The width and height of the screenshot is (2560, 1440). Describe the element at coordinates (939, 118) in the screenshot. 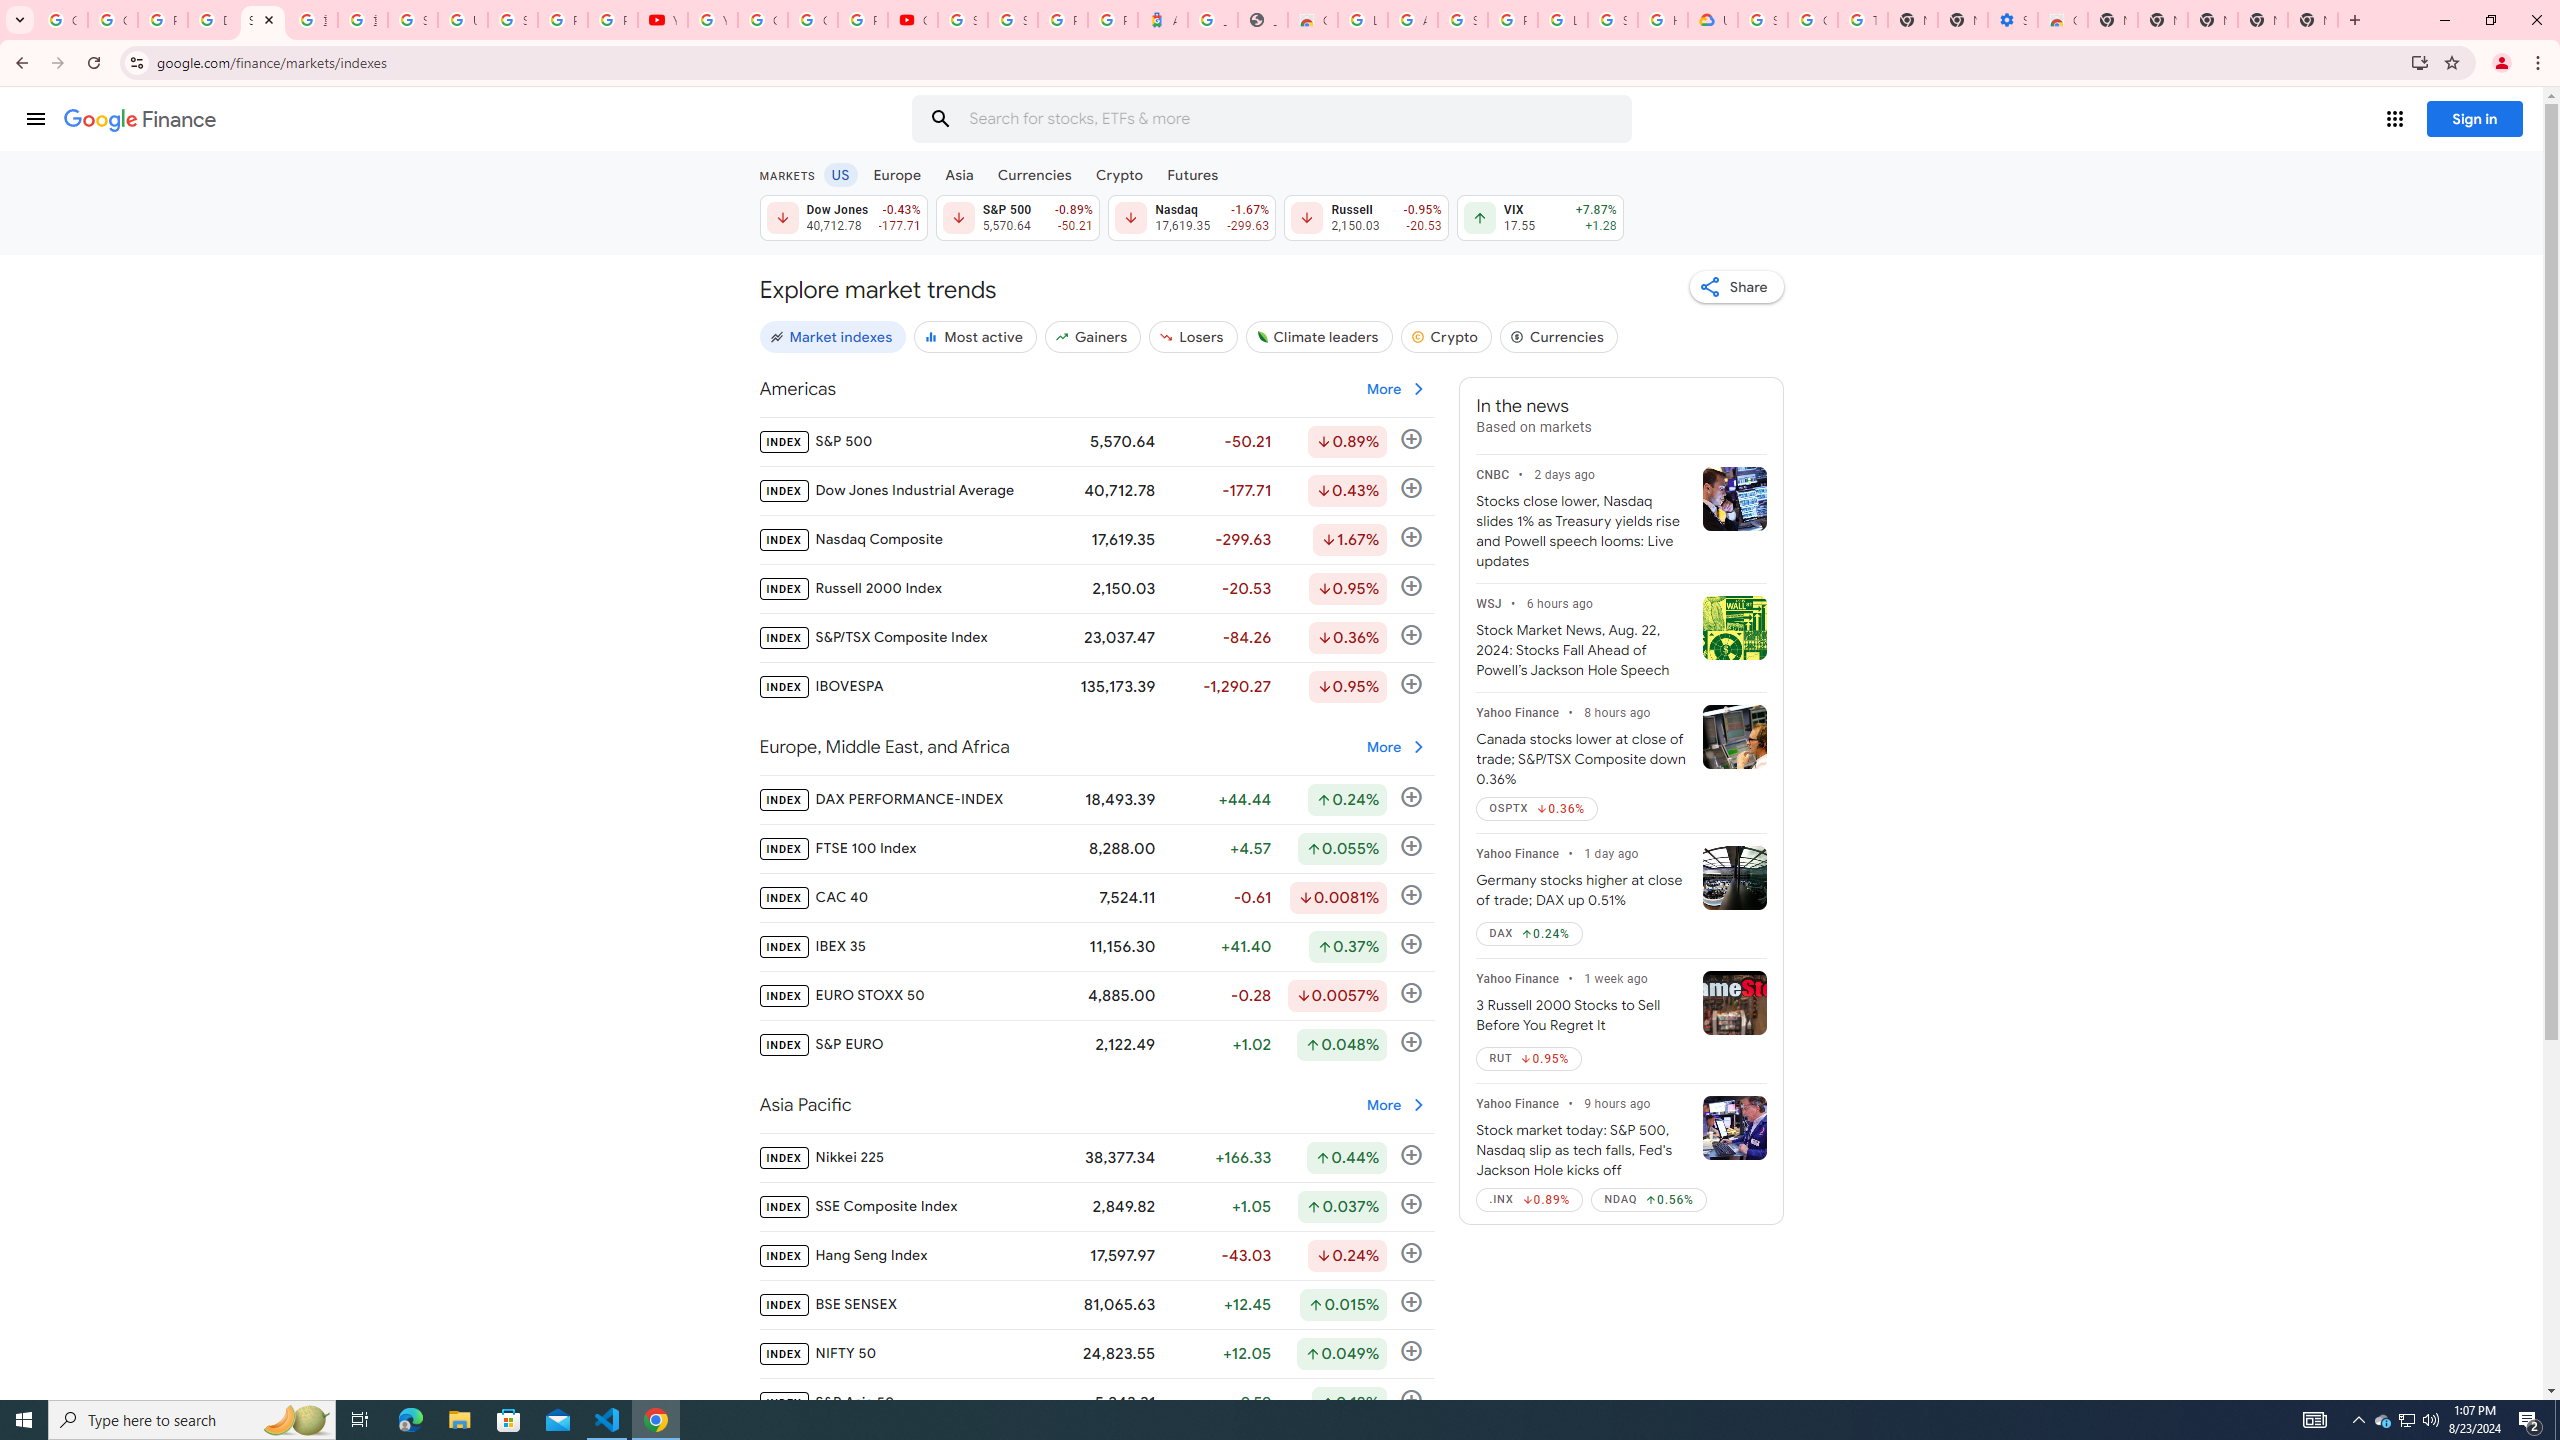

I see `'Search'` at that location.